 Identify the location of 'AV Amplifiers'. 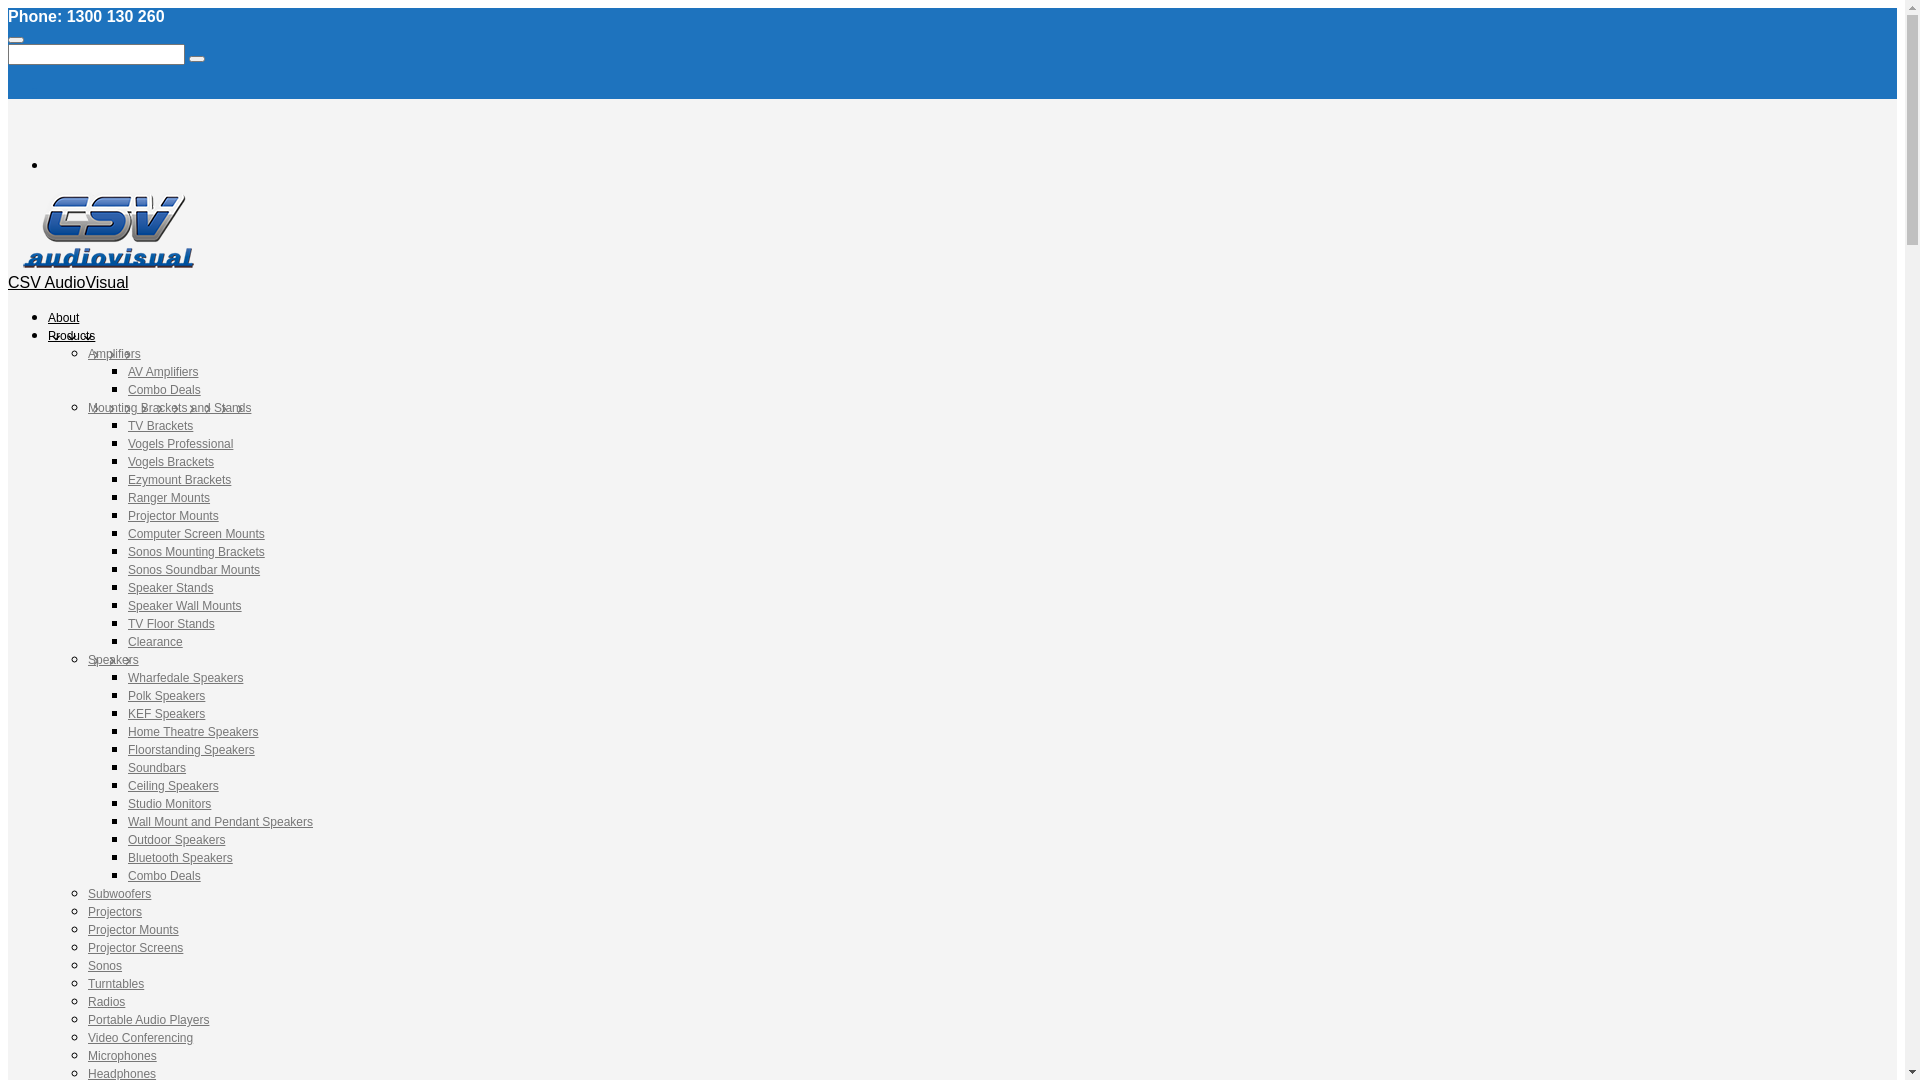
(163, 371).